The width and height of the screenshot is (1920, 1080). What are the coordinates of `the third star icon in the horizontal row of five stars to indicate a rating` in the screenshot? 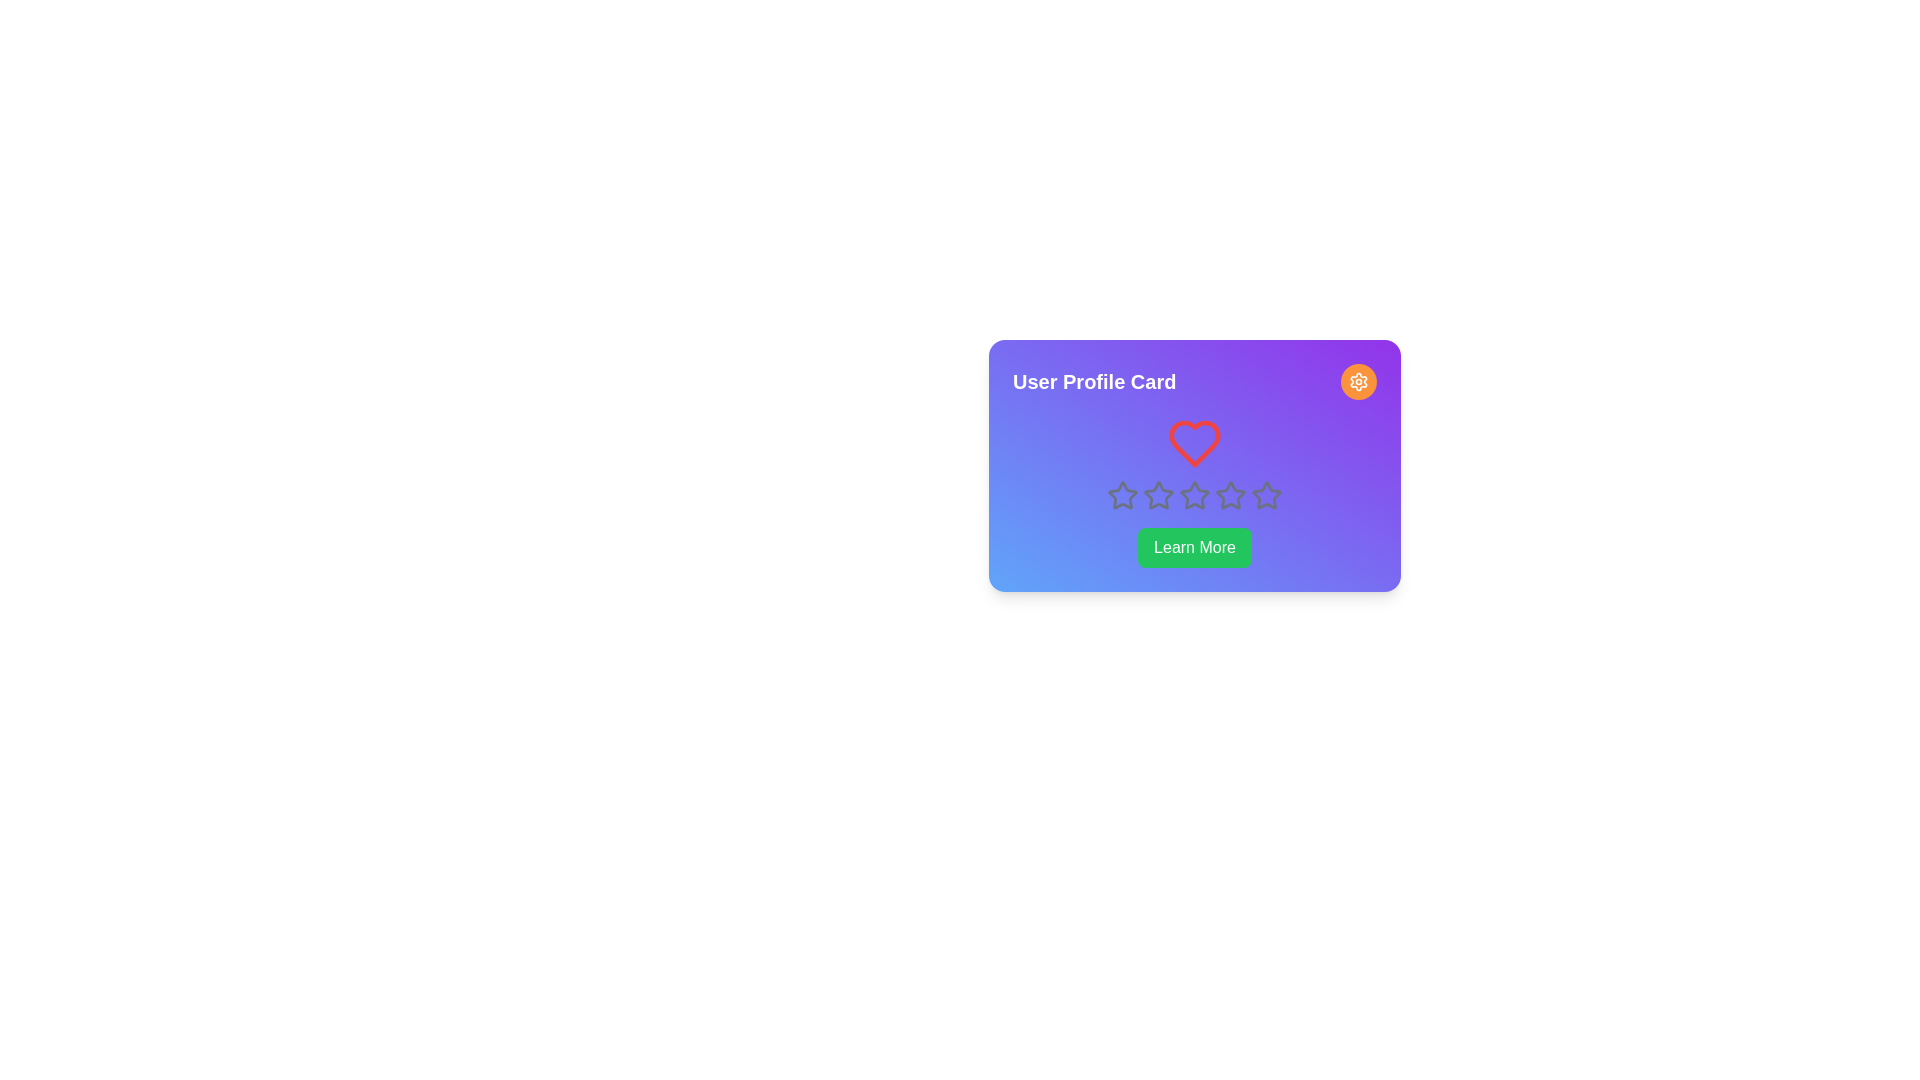 It's located at (1194, 494).